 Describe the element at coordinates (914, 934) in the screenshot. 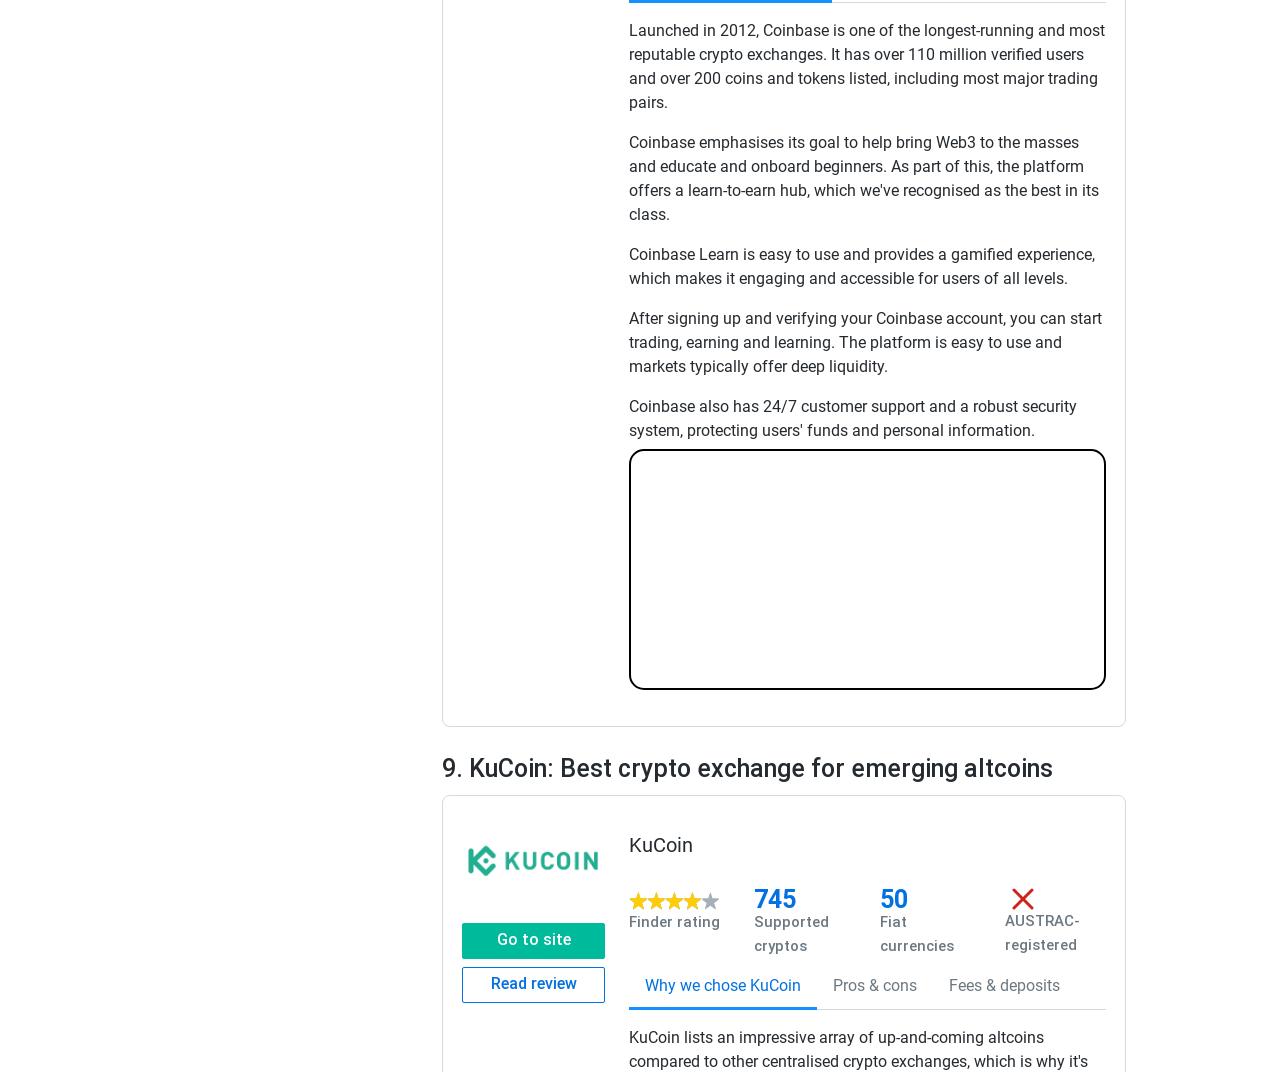

I see `'Fiat currencies'` at that location.